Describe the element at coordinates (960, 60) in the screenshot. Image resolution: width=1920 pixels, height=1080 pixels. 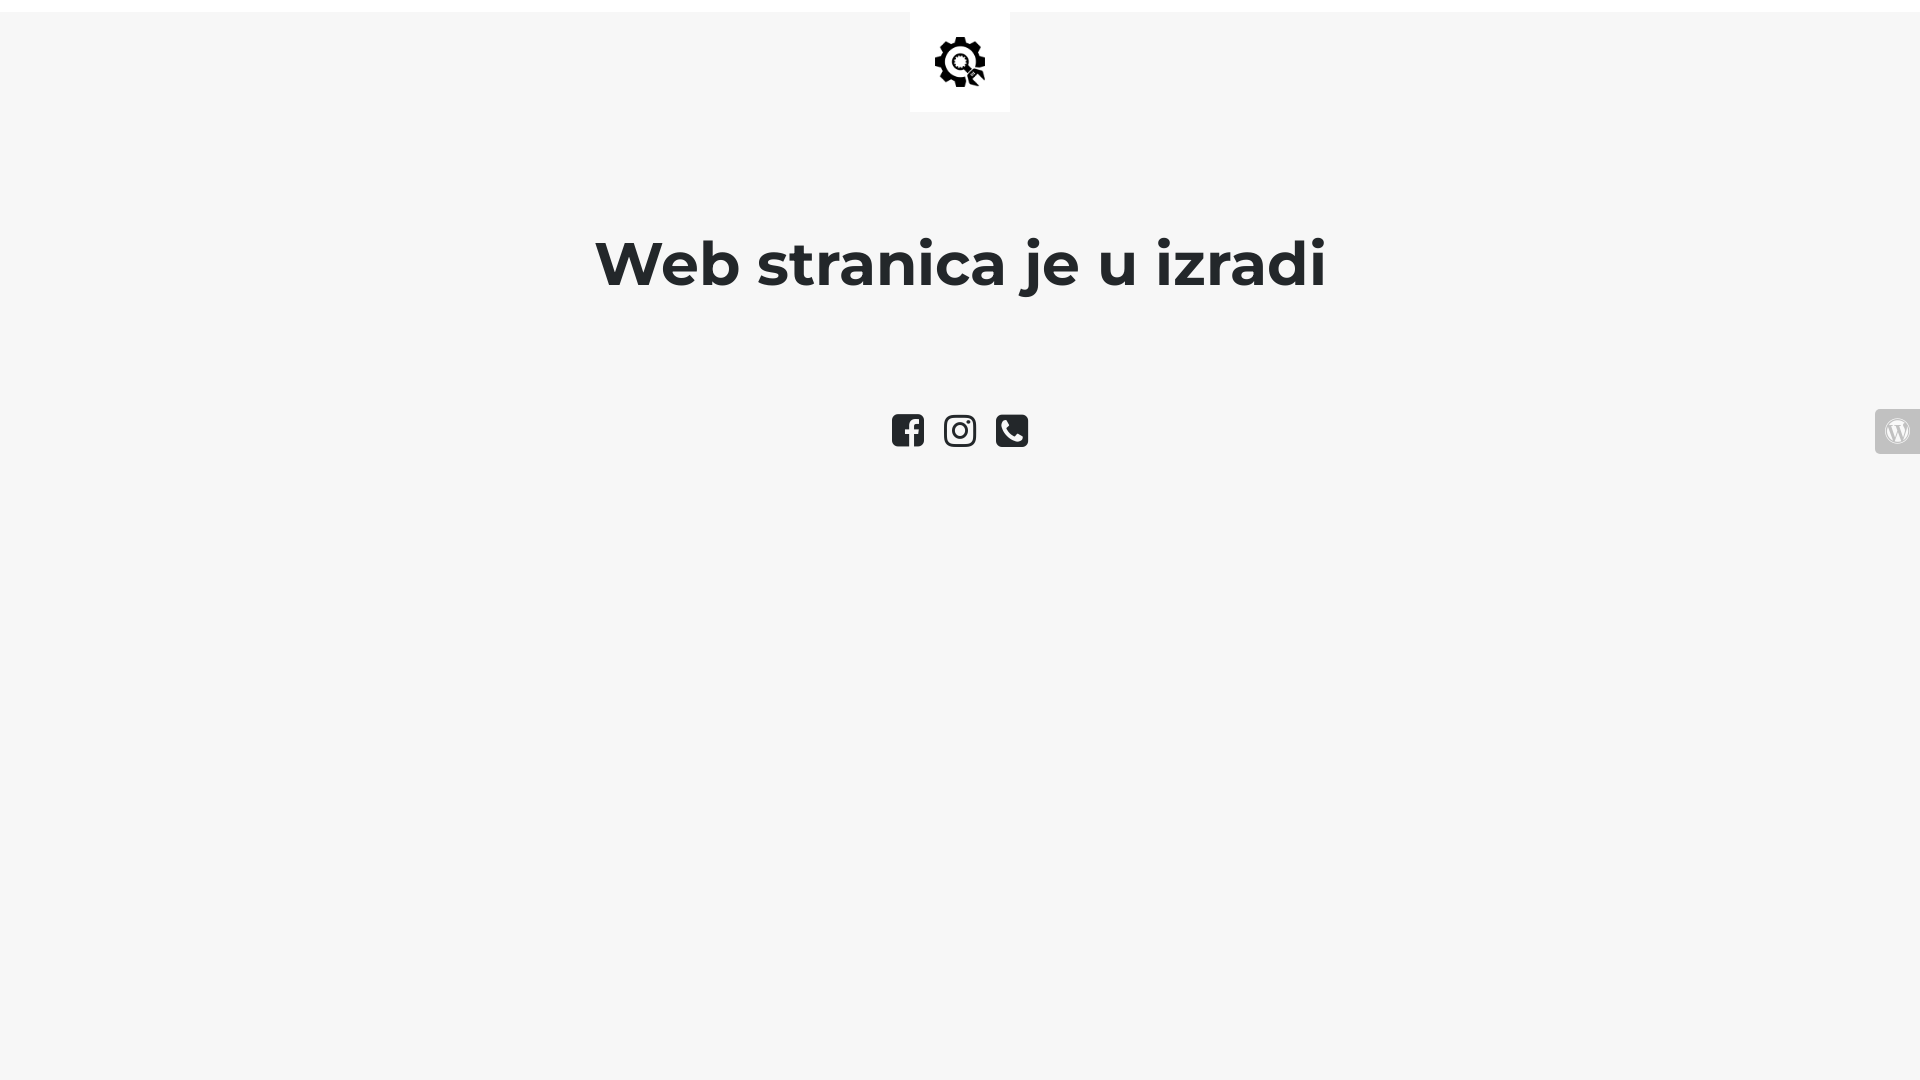
I see `'Site is Under Construction'` at that location.